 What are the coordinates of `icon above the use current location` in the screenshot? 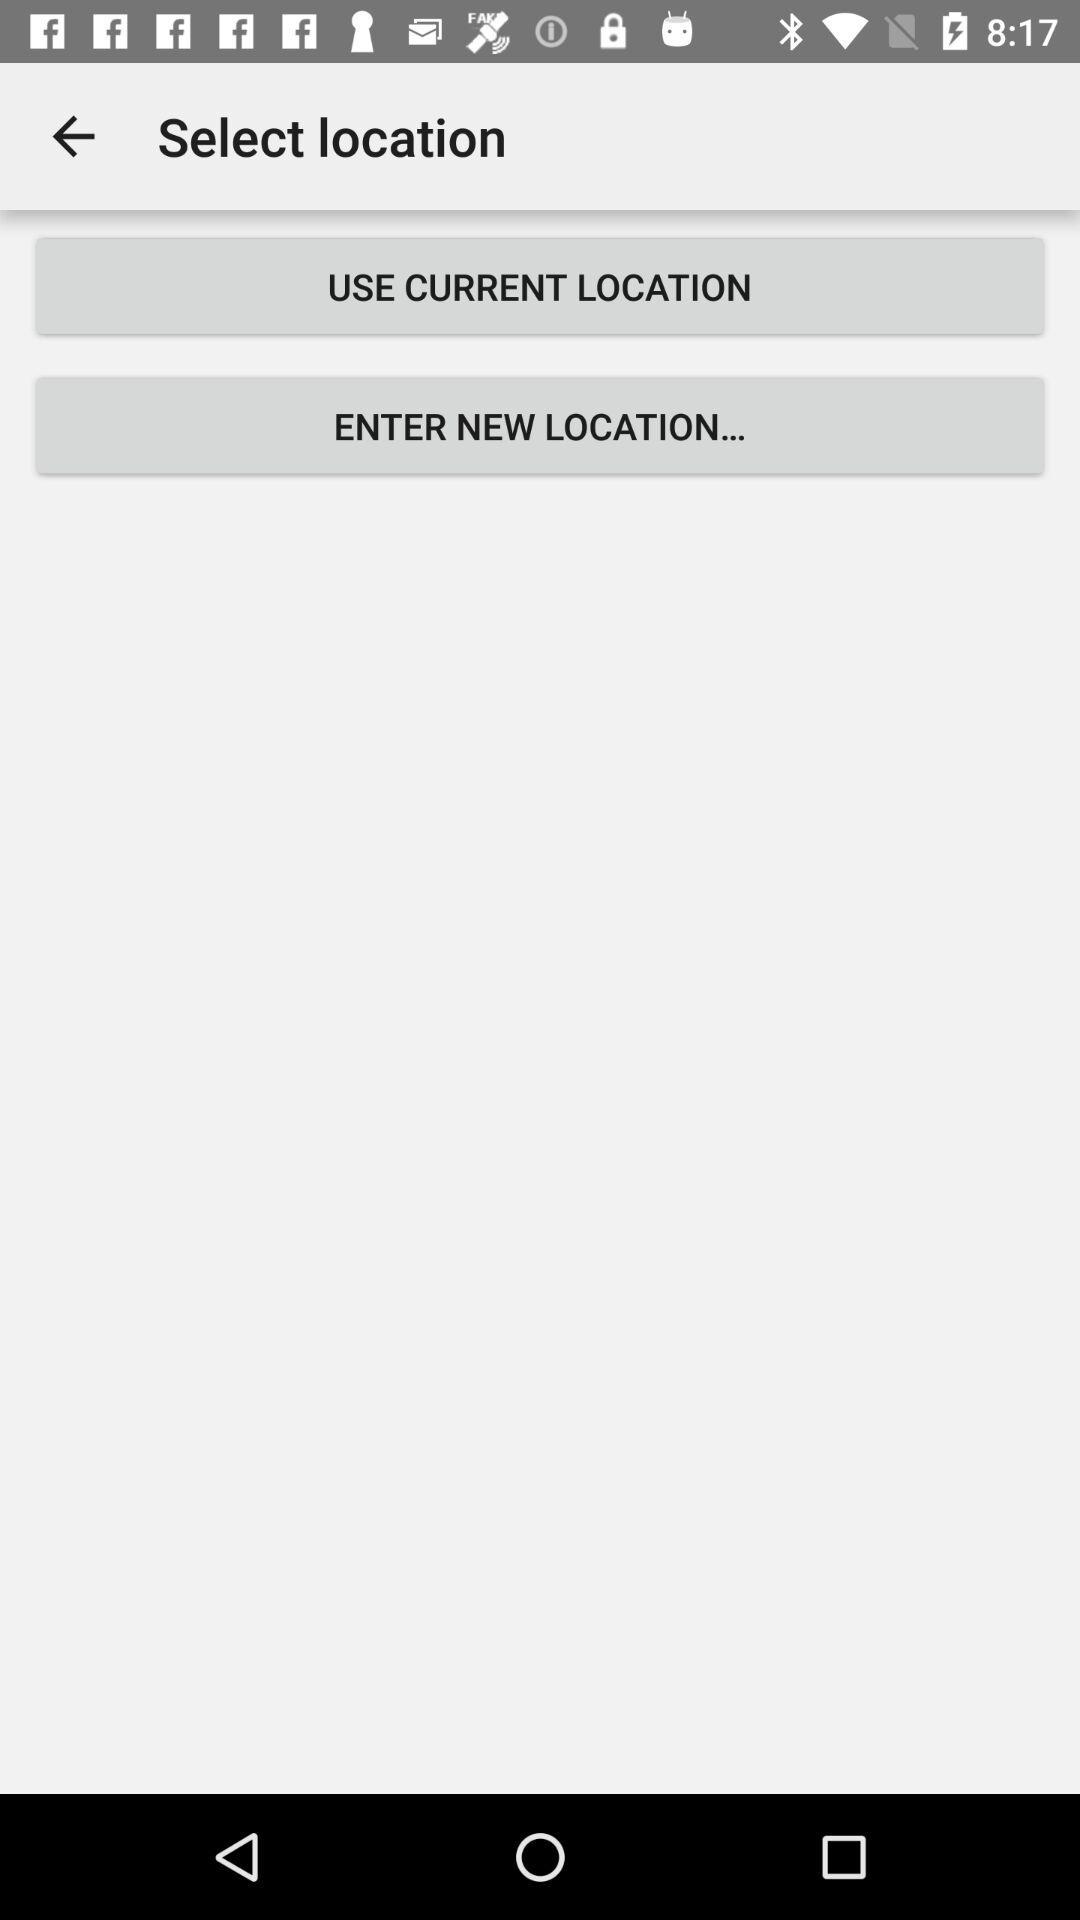 It's located at (72, 135).